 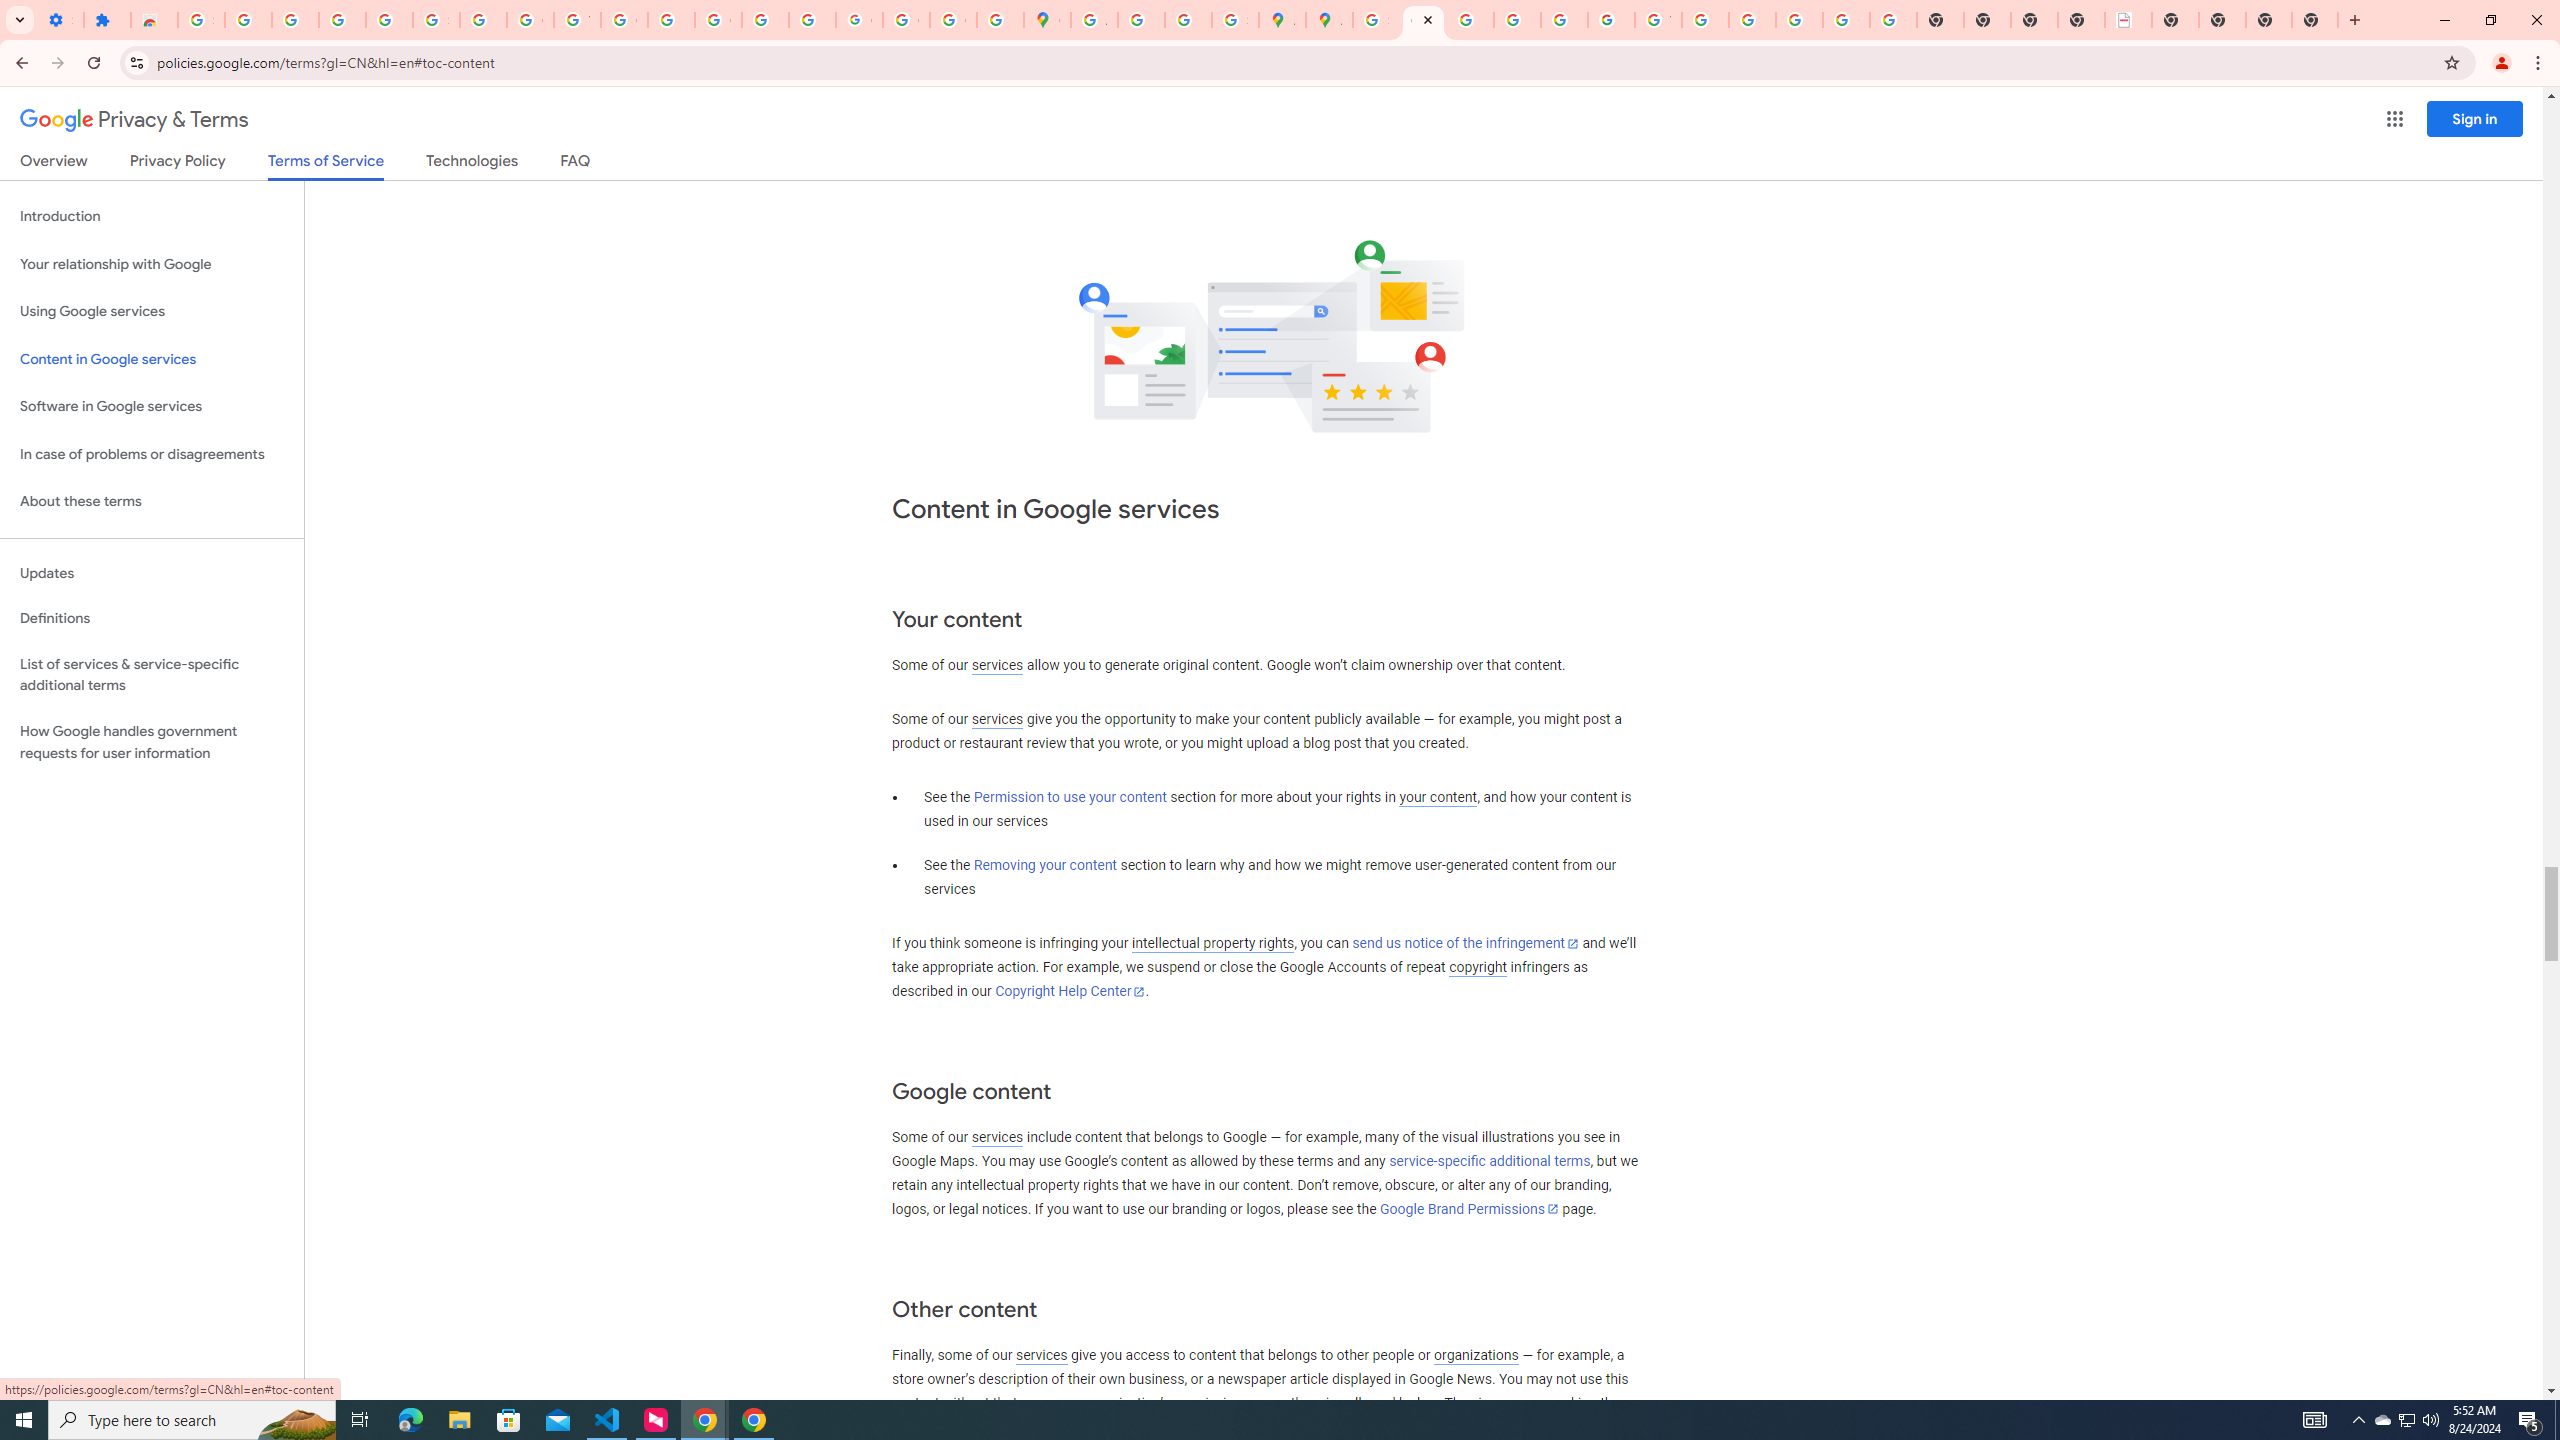 I want to click on 'Software in Google services', so click(x=151, y=405).